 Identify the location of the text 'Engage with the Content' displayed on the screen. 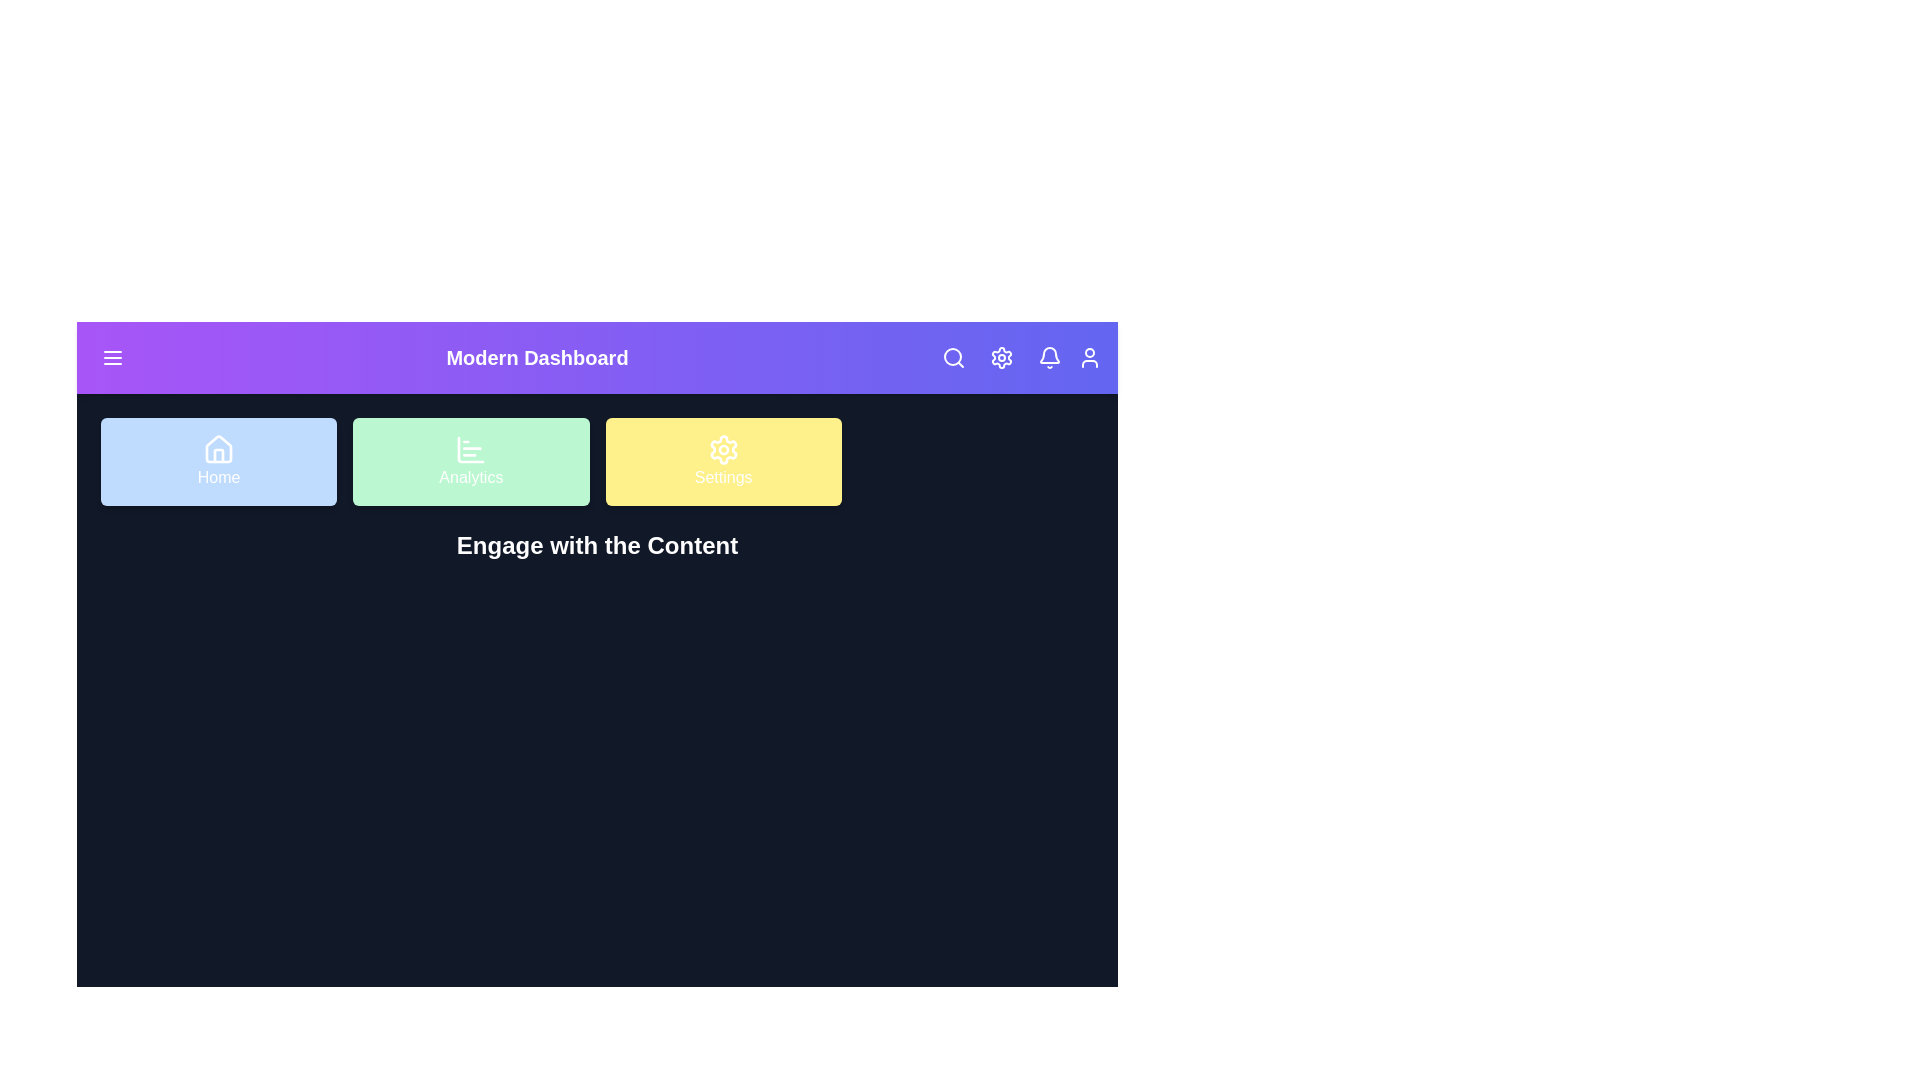
(596, 546).